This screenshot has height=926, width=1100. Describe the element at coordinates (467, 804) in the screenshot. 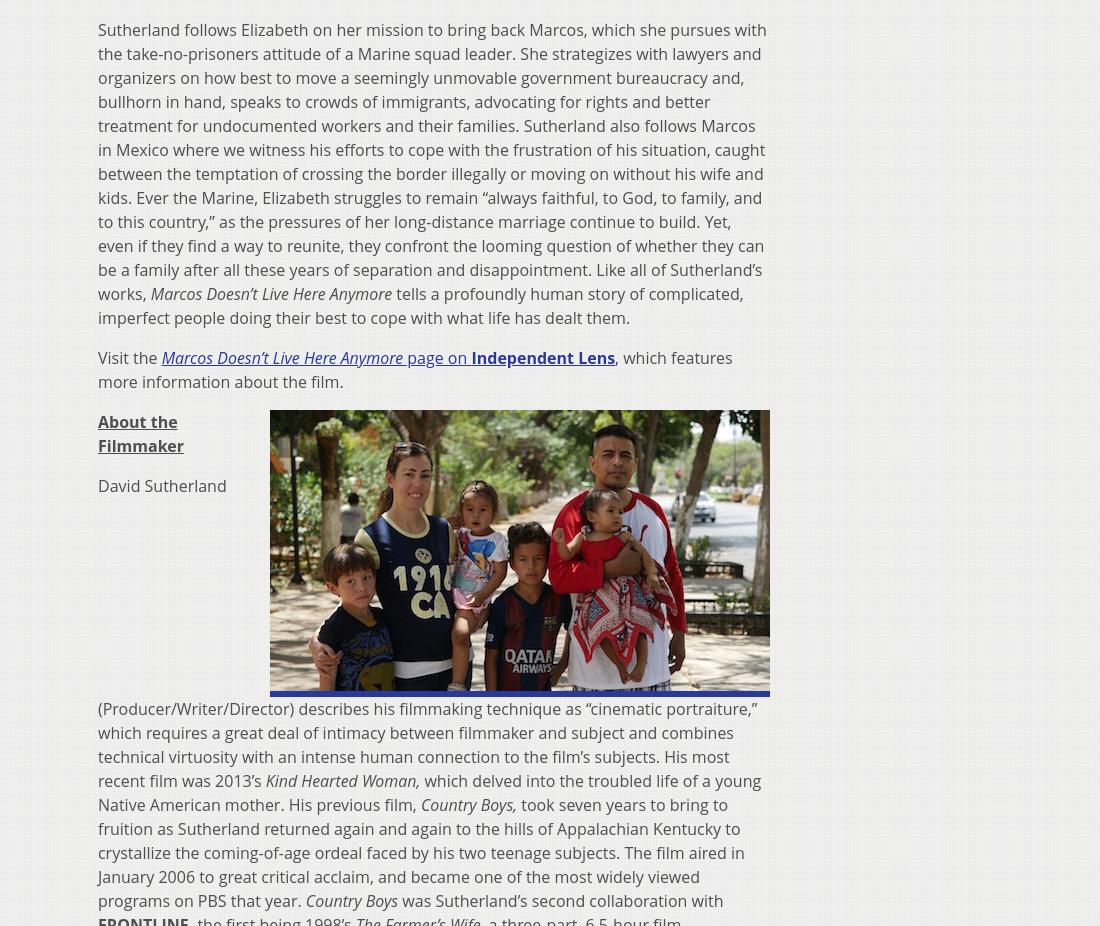

I see `'Country Boys,'` at that location.